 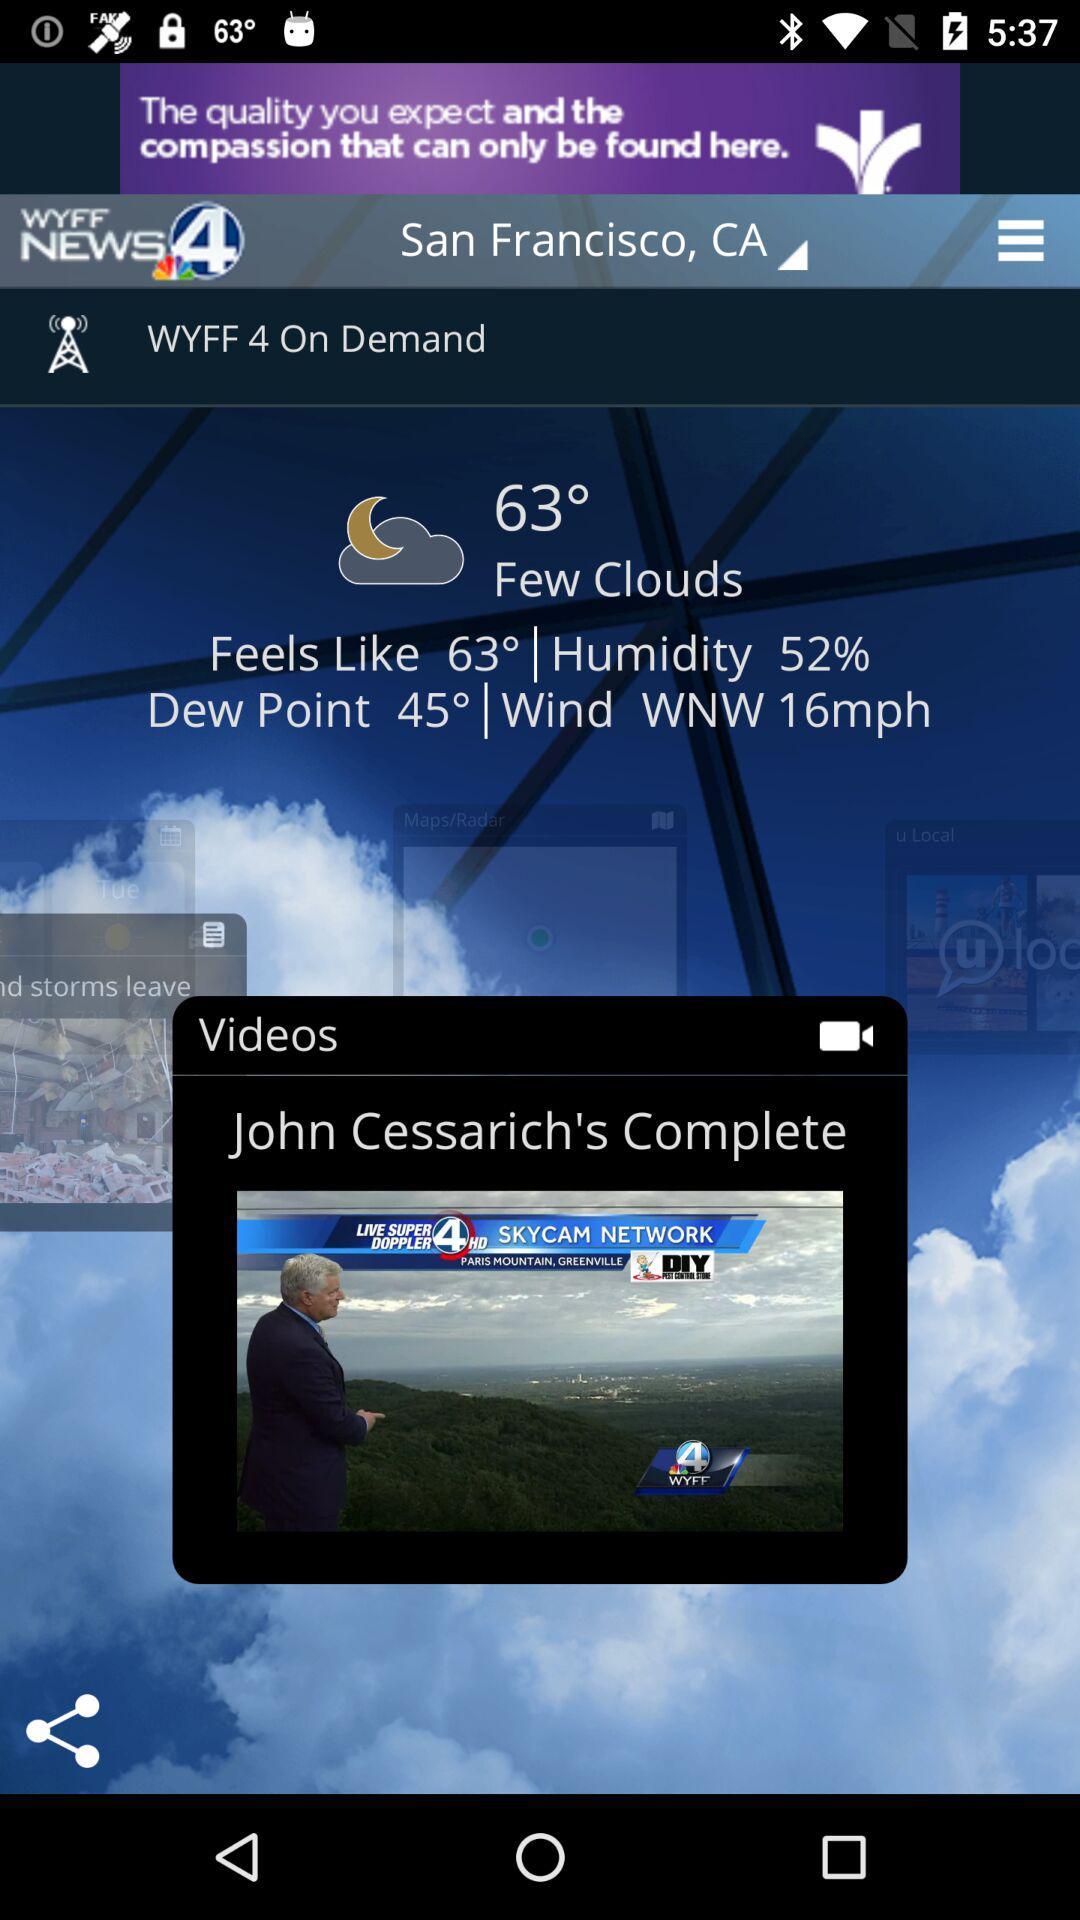 I want to click on the text left to menu icon, so click(x=617, y=240).